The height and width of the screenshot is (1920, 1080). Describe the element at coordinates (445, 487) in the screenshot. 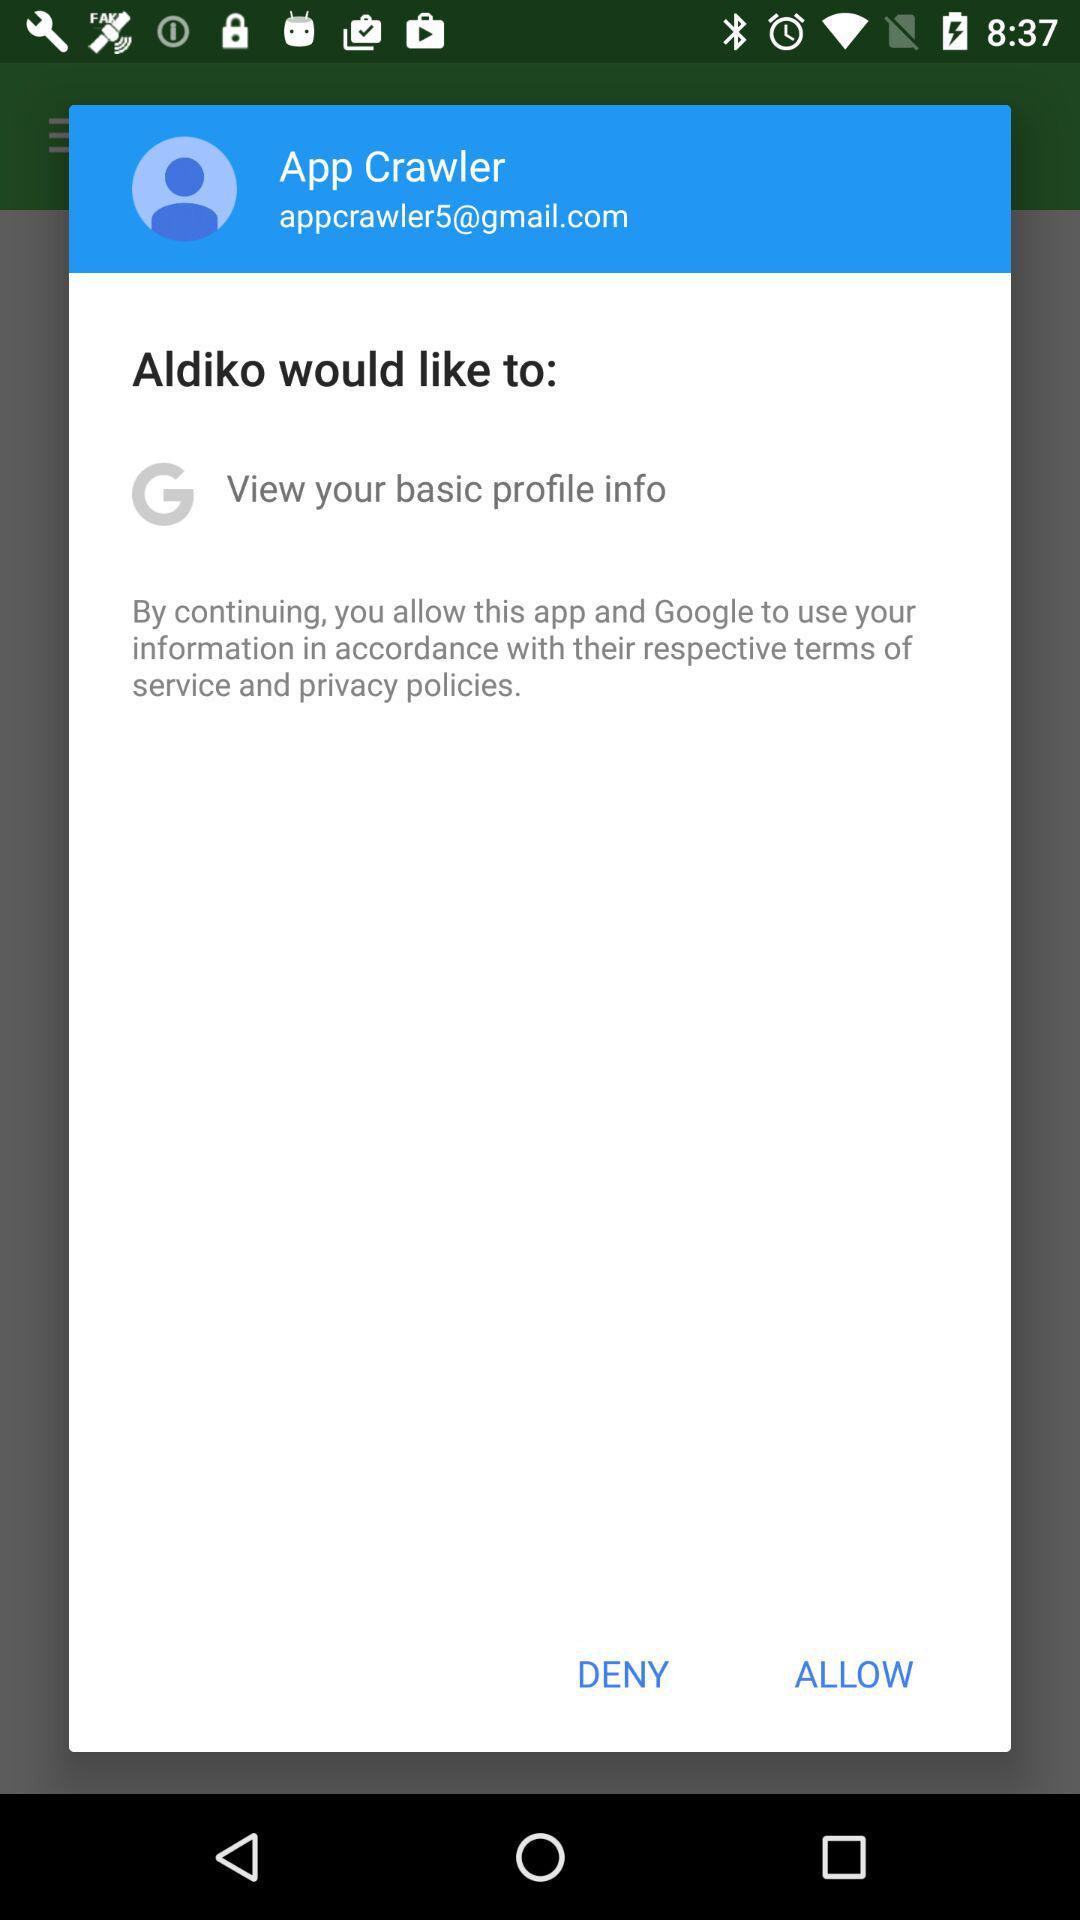

I see `the view your basic app` at that location.